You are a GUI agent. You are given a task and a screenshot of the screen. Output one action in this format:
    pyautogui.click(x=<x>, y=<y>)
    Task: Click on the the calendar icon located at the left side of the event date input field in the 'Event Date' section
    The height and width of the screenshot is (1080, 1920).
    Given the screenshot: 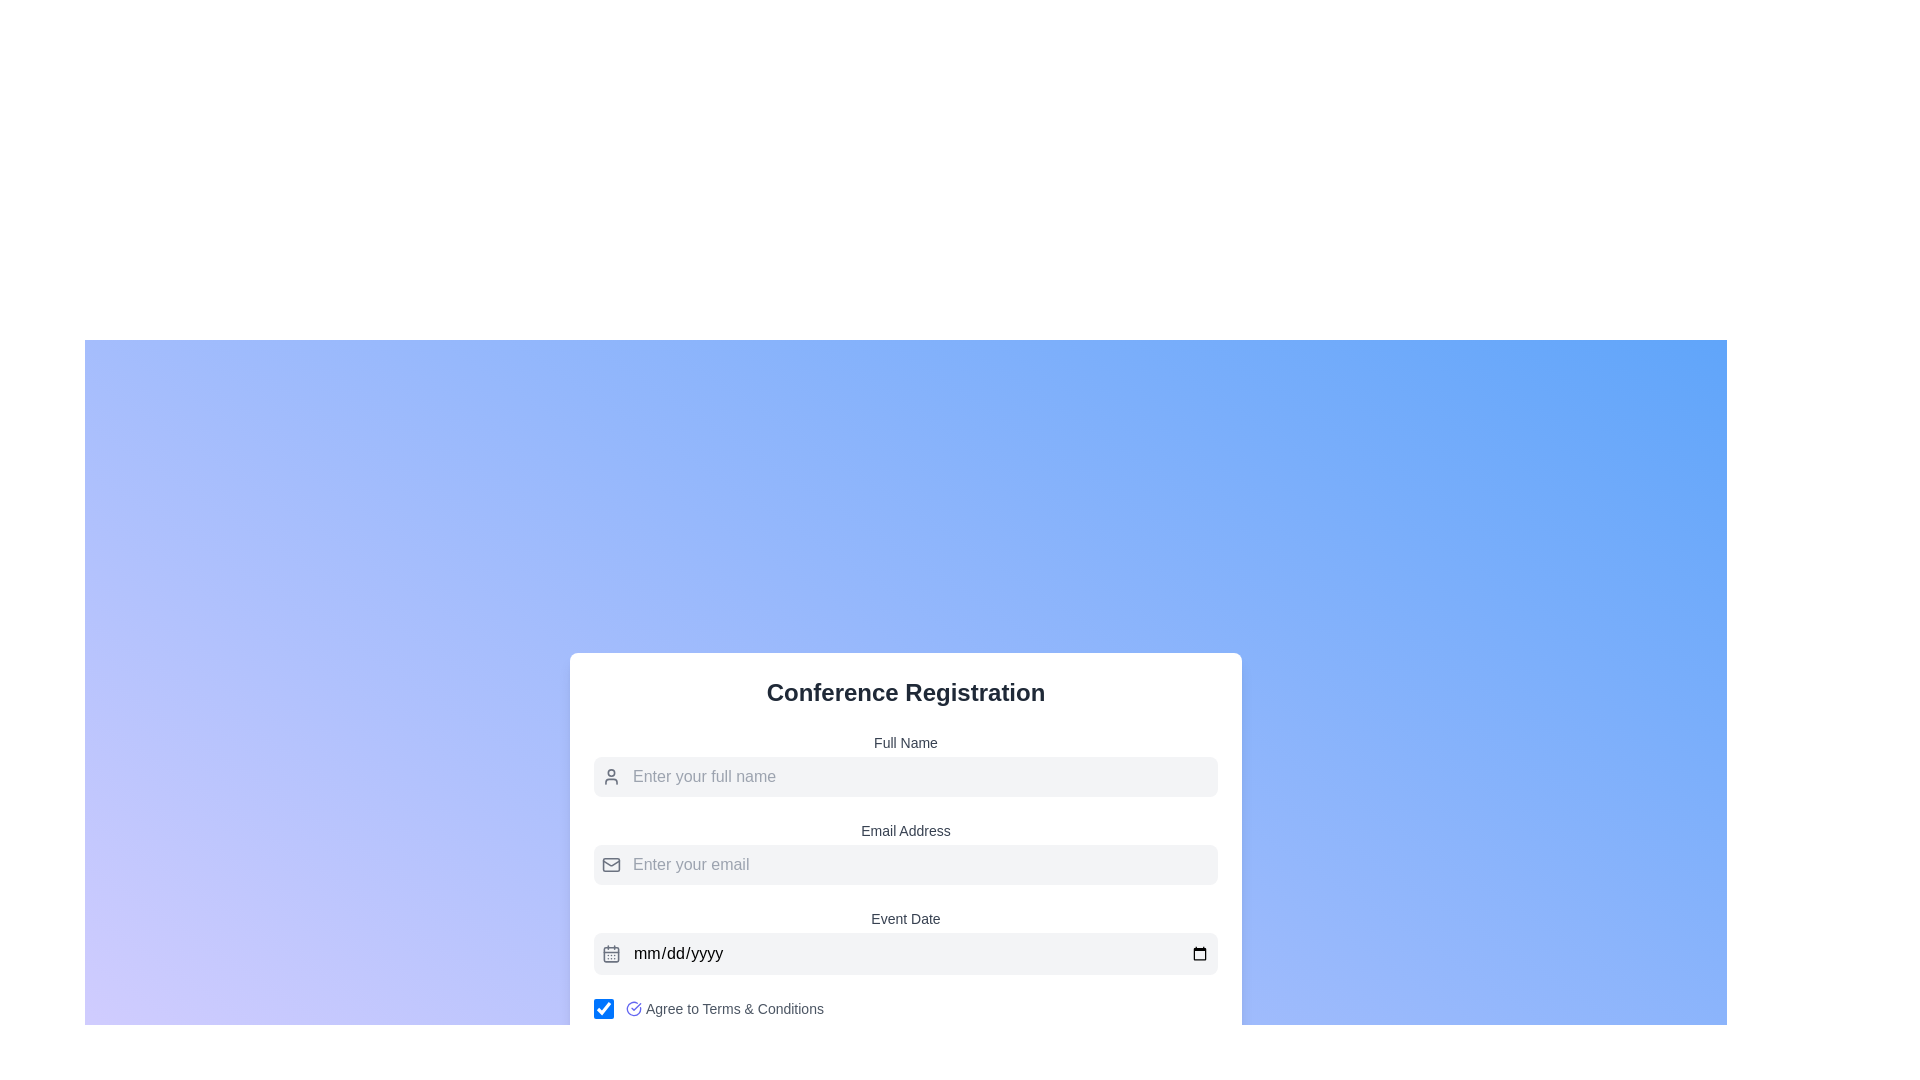 What is the action you would take?
    pyautogui.click(x=610, y=952)
    